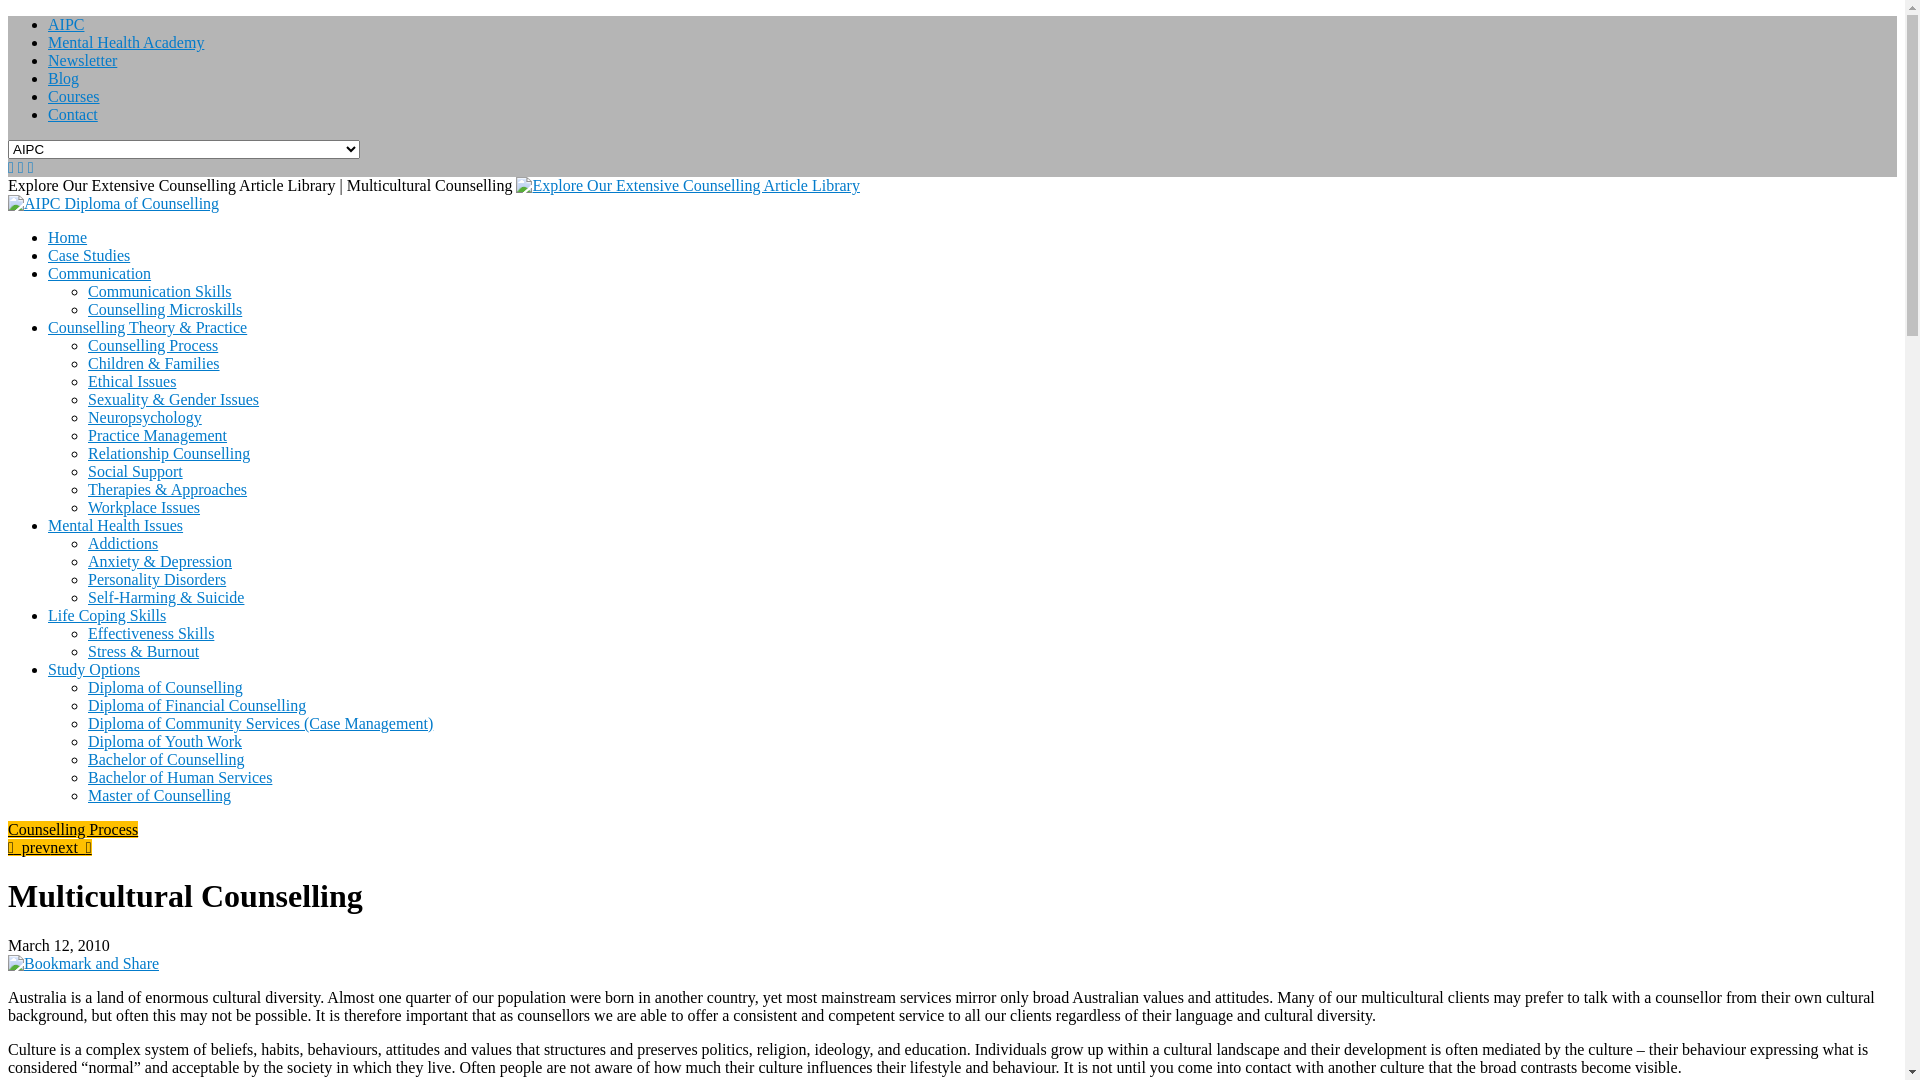  I want to click on 'Bachelor of Counselling', so click(166, 759).